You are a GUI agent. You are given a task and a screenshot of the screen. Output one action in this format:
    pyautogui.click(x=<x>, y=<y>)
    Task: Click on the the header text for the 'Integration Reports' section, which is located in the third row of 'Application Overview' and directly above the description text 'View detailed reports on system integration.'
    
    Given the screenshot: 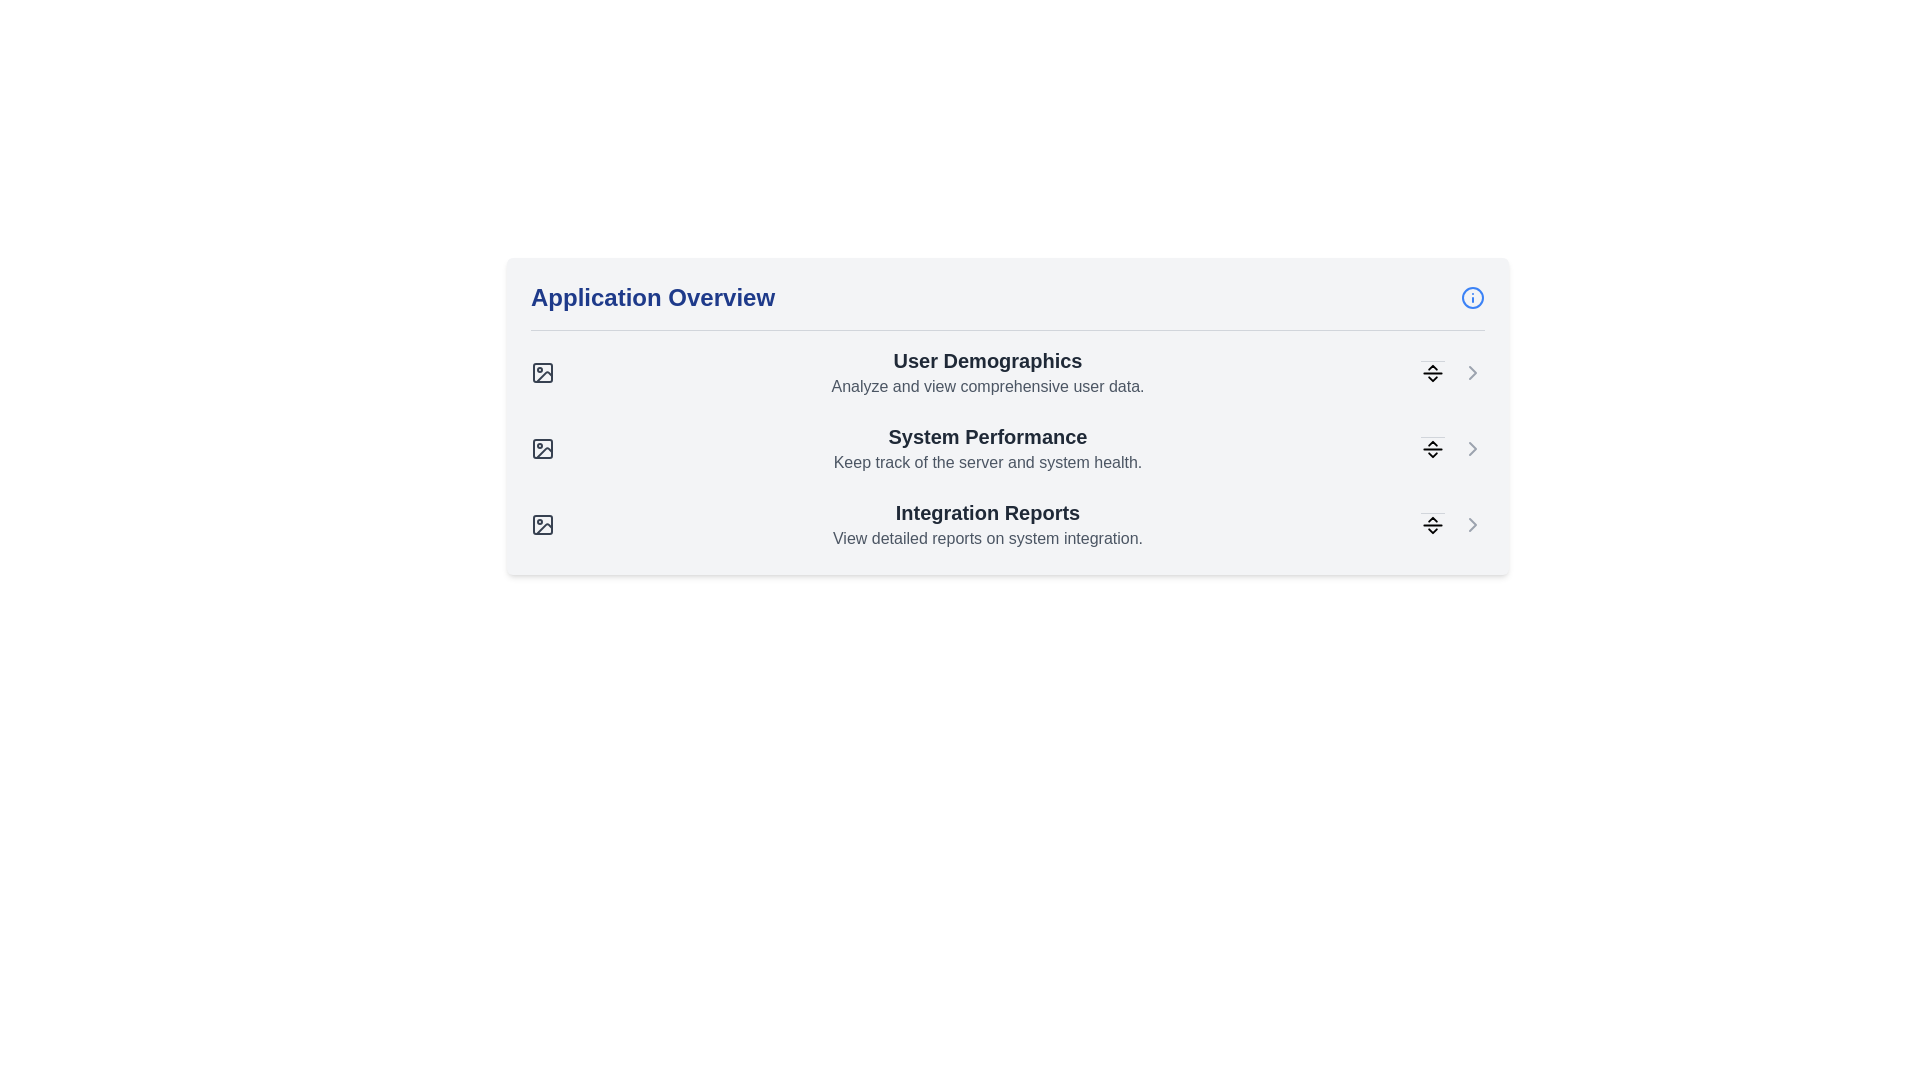 What is the action you would take?
    pyautogui.click(x=988, y=512)
    